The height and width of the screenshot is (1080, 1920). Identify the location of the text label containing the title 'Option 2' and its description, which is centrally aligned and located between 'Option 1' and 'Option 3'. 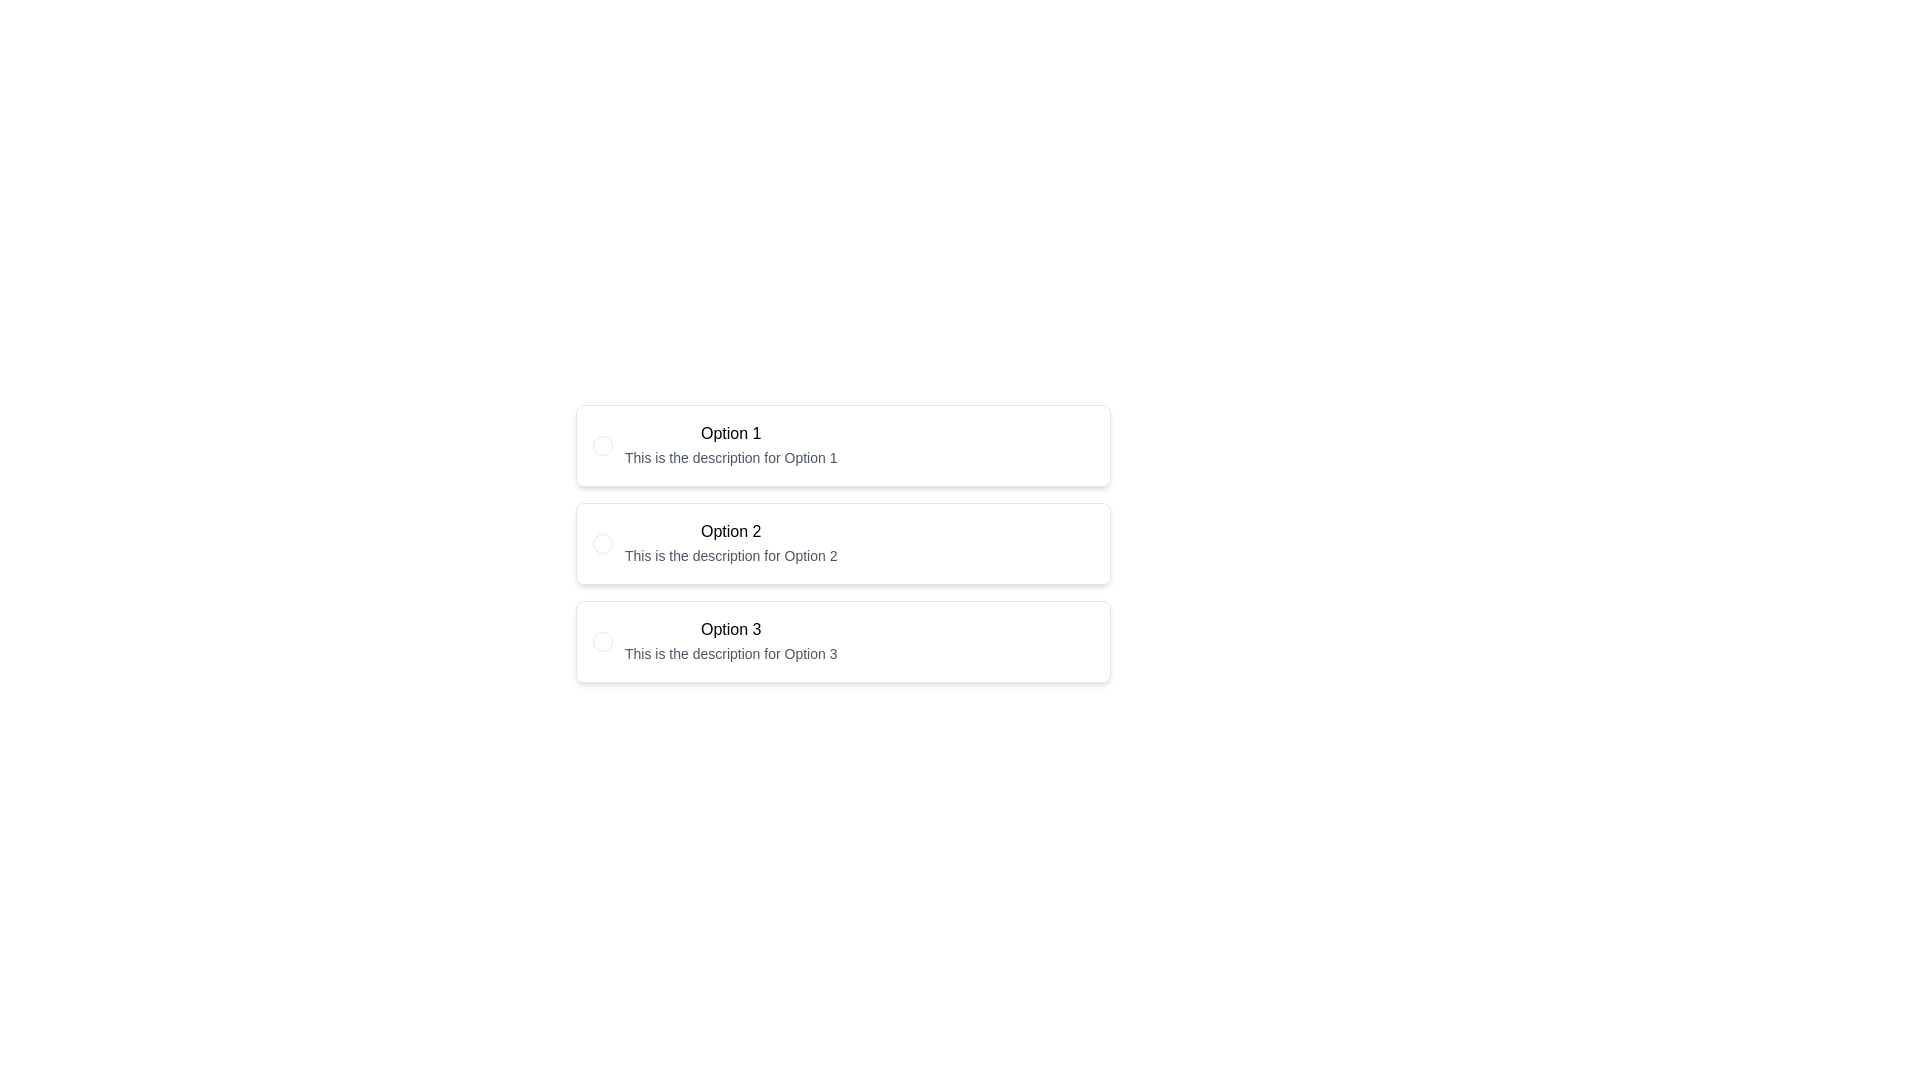
(730, 543).